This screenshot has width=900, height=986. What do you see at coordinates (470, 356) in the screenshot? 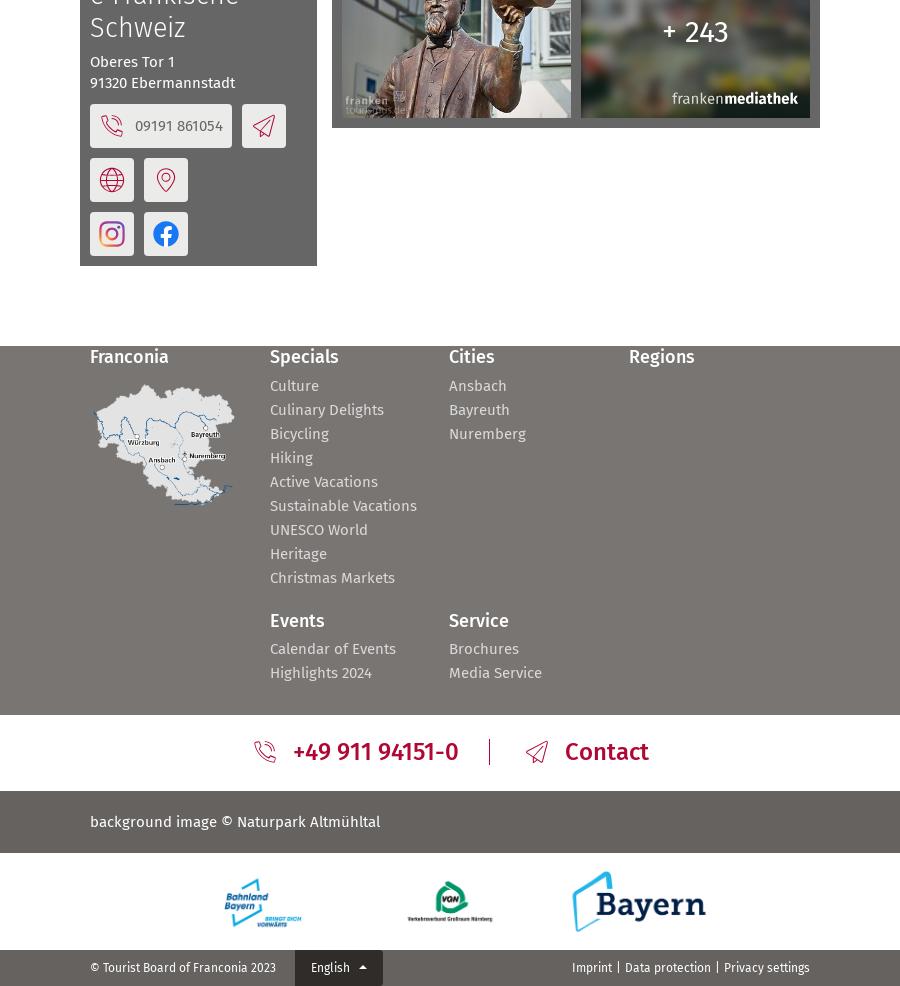
I see `'Cities'` at bounding box center [470, 356].